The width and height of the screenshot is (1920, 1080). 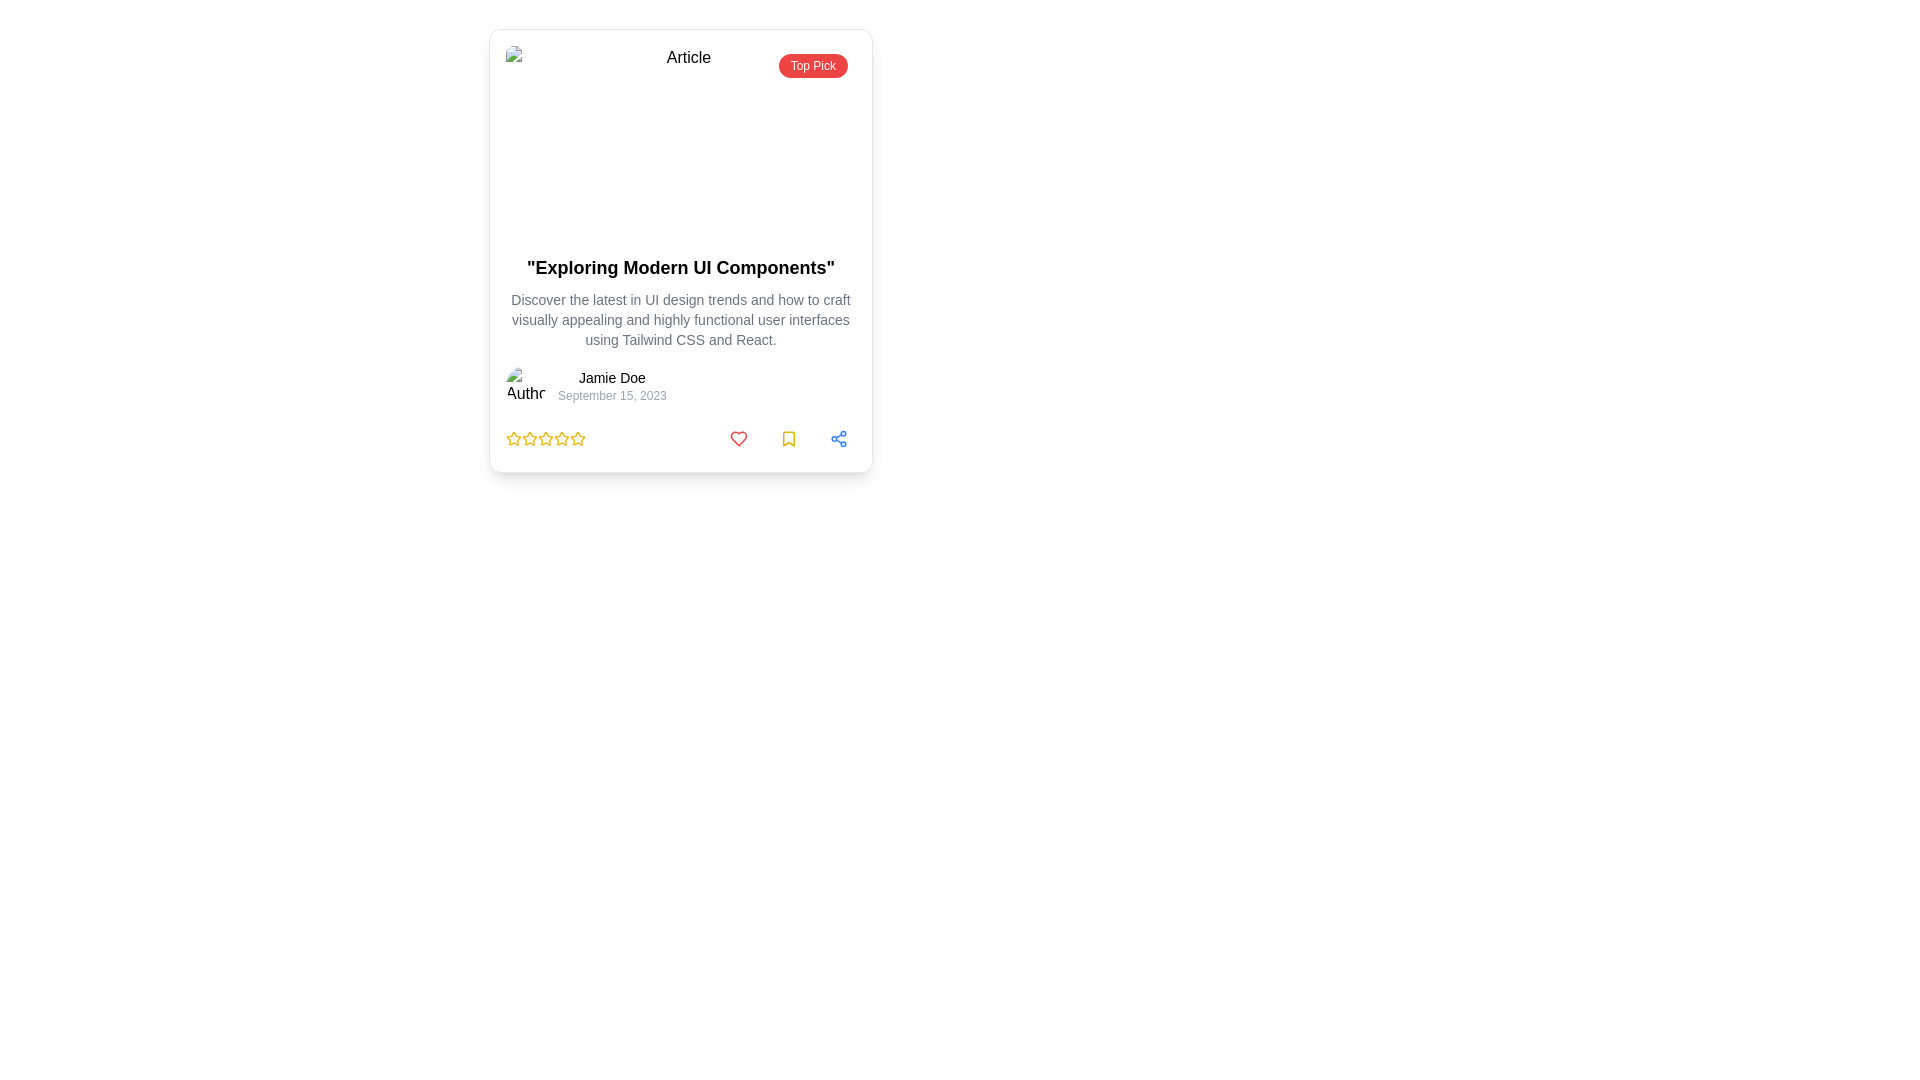 I want to click on the third star icon of the five-star rating system, so click(x=529, y=438).